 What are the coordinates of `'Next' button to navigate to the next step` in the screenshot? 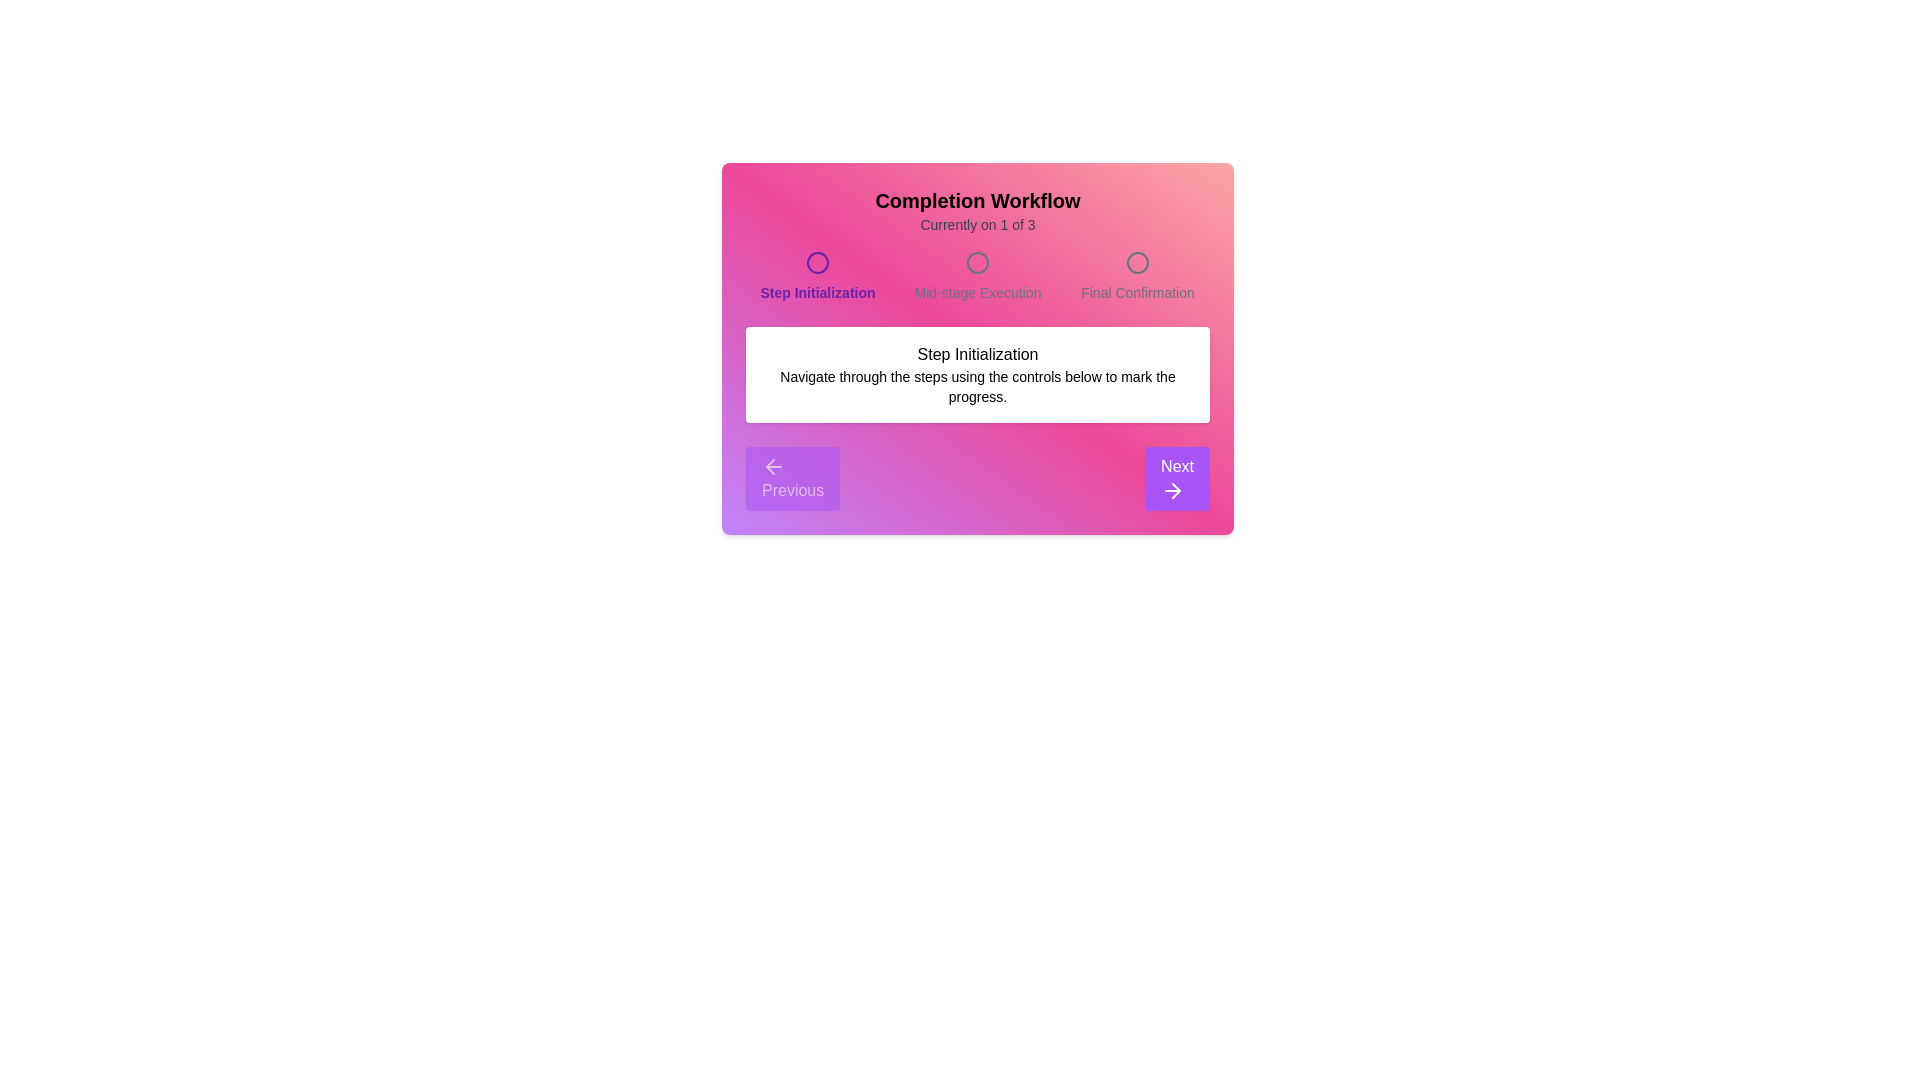 It's located at (1177, 478).